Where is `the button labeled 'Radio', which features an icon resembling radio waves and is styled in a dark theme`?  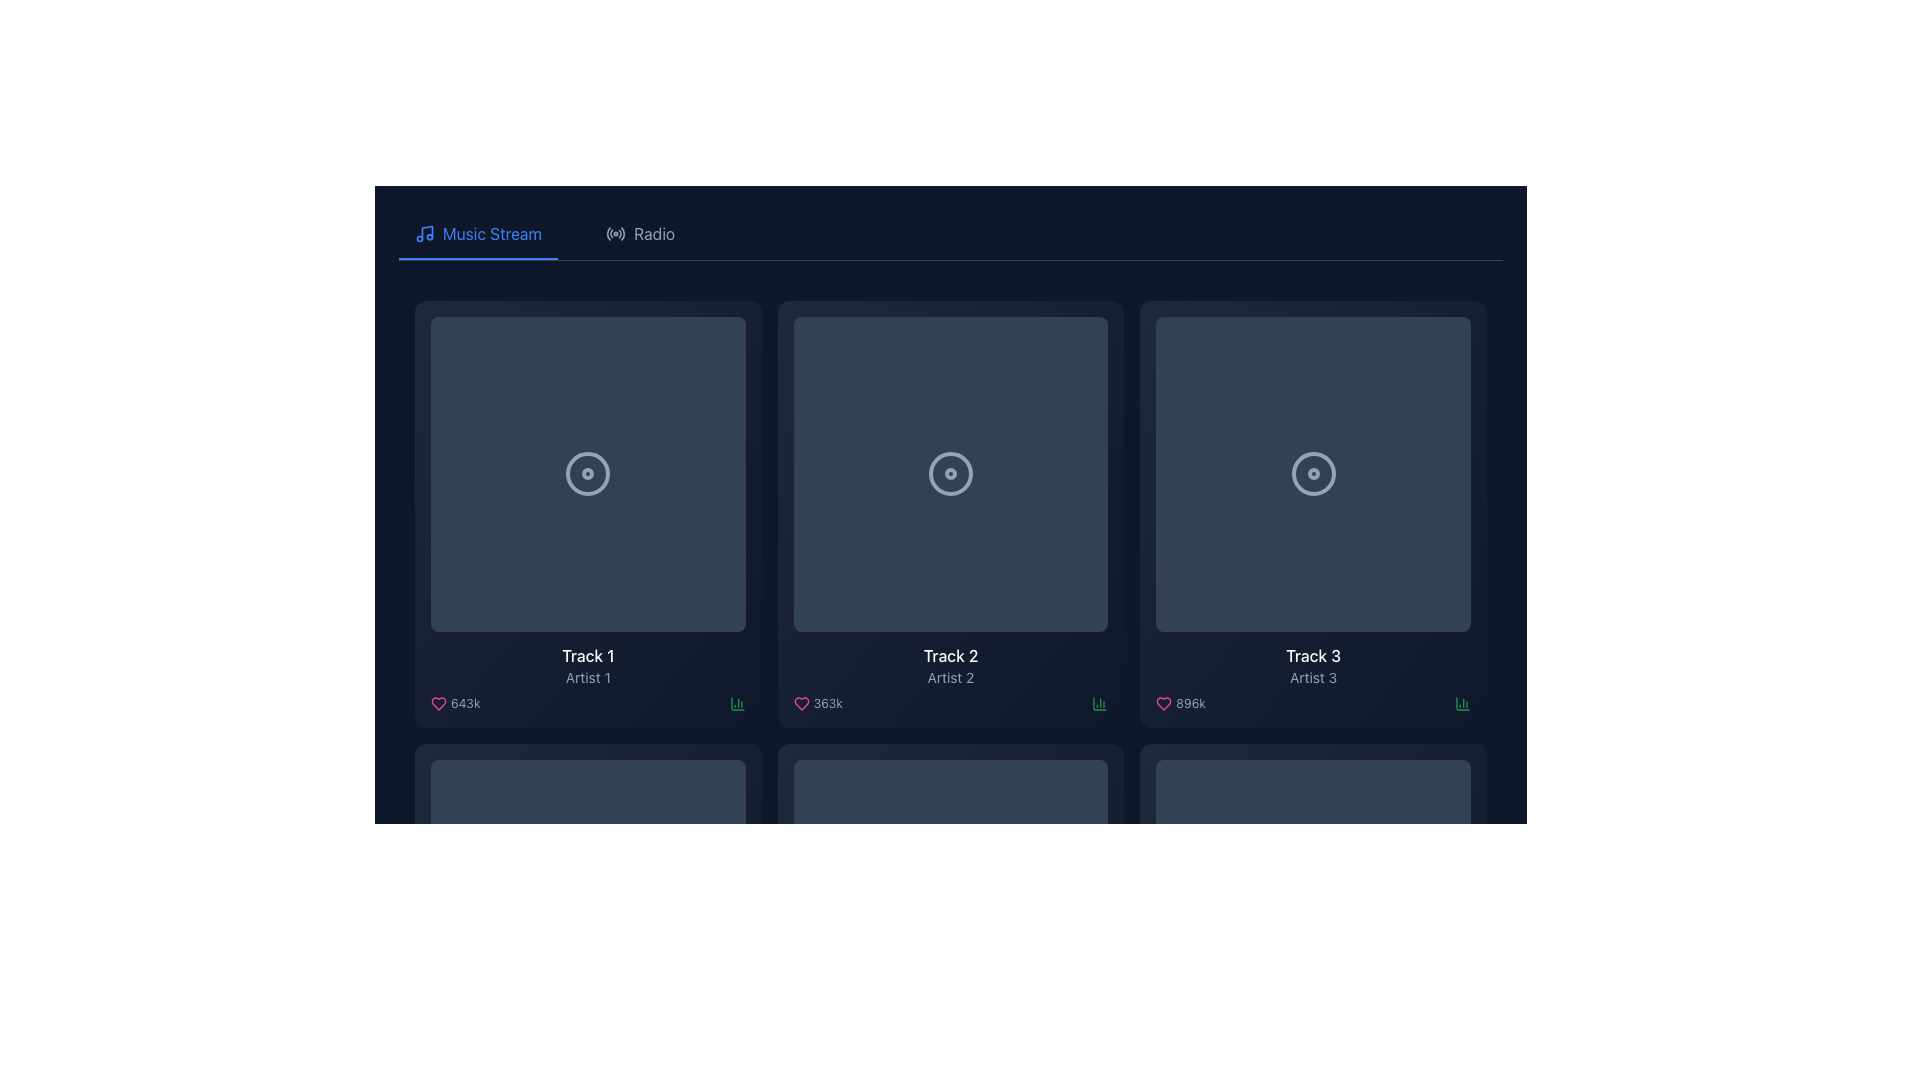 the button labeled 'Radio', which features an icon resembling radio waves and is styled in a dark theme is located at coordinates (640, 234).